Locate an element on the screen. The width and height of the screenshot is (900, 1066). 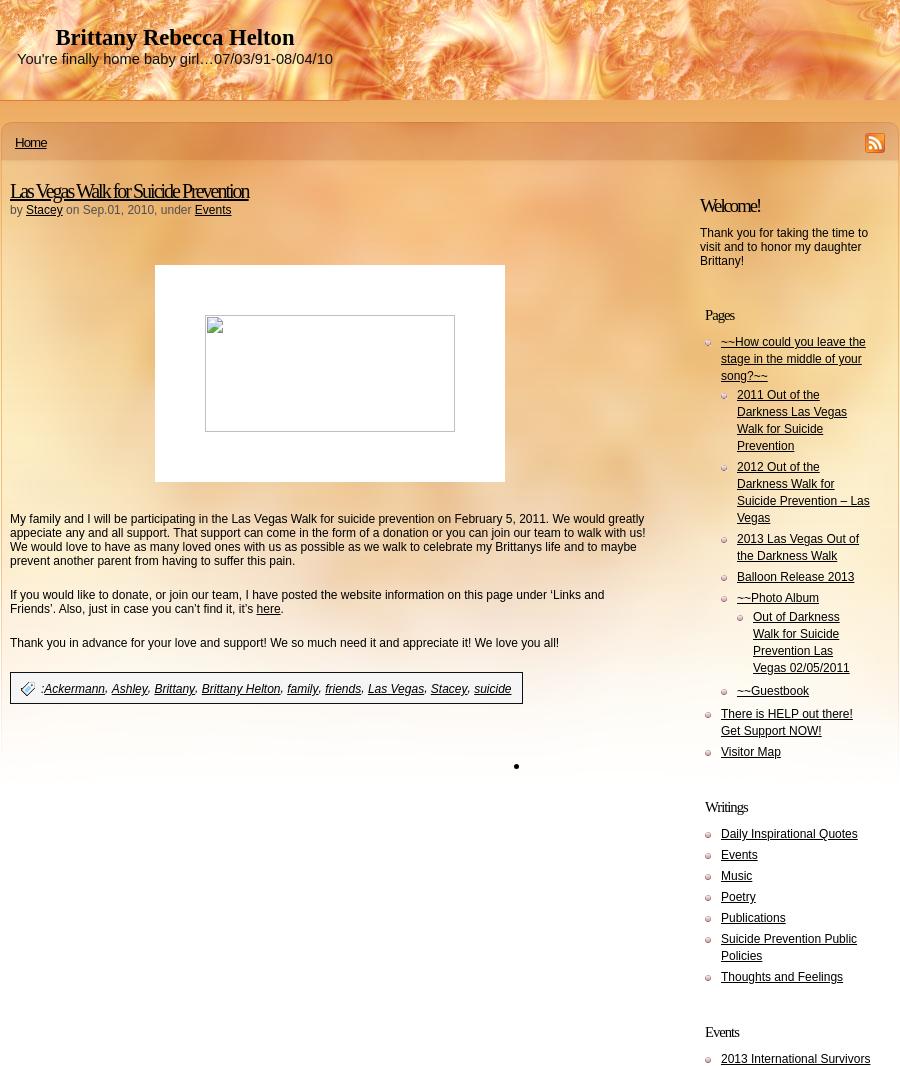
'Welcome!' is located at coordinates (728, 204).